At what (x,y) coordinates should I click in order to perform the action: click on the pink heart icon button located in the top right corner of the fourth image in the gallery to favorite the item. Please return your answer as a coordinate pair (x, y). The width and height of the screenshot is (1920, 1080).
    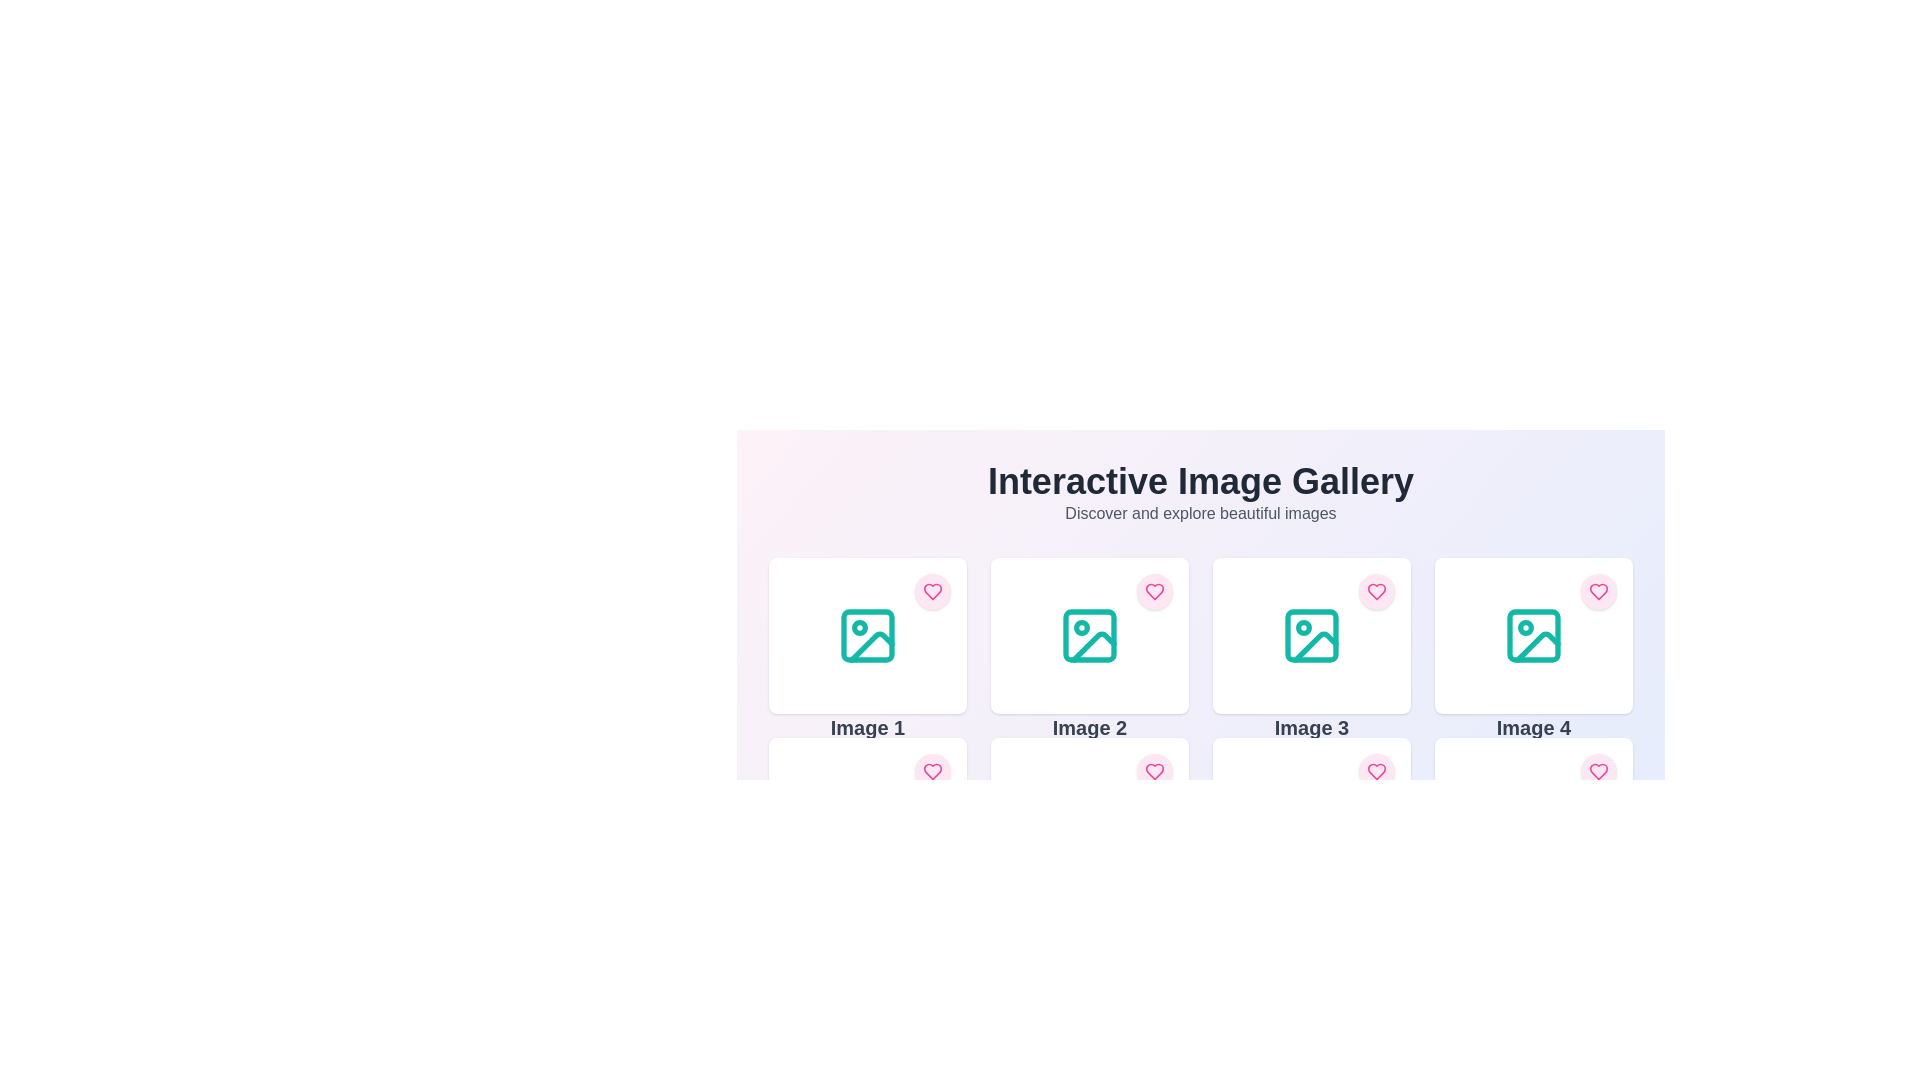
    Looking at the image, I should click on (1597, 590).